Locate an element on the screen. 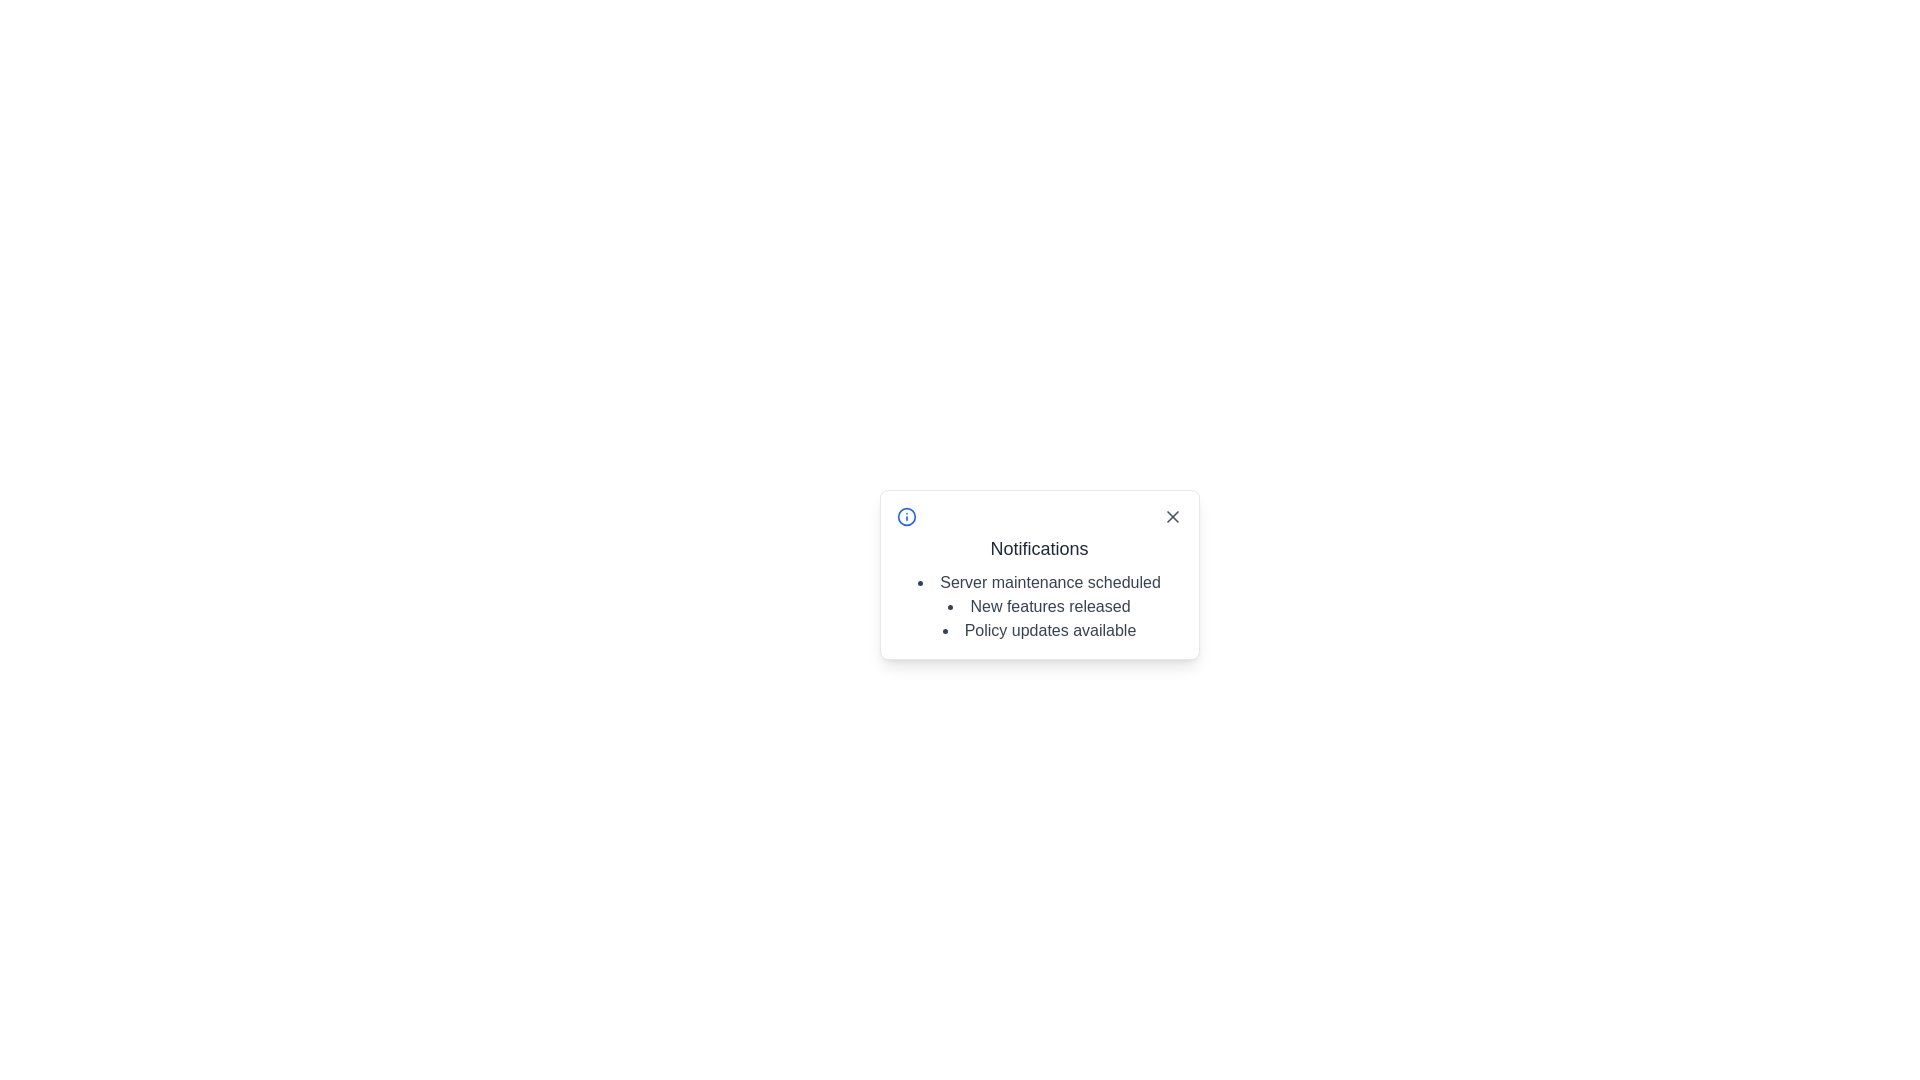  the second item in the Notifications popup panel, which states 'New features released' is located at coordinates (1039, 605).